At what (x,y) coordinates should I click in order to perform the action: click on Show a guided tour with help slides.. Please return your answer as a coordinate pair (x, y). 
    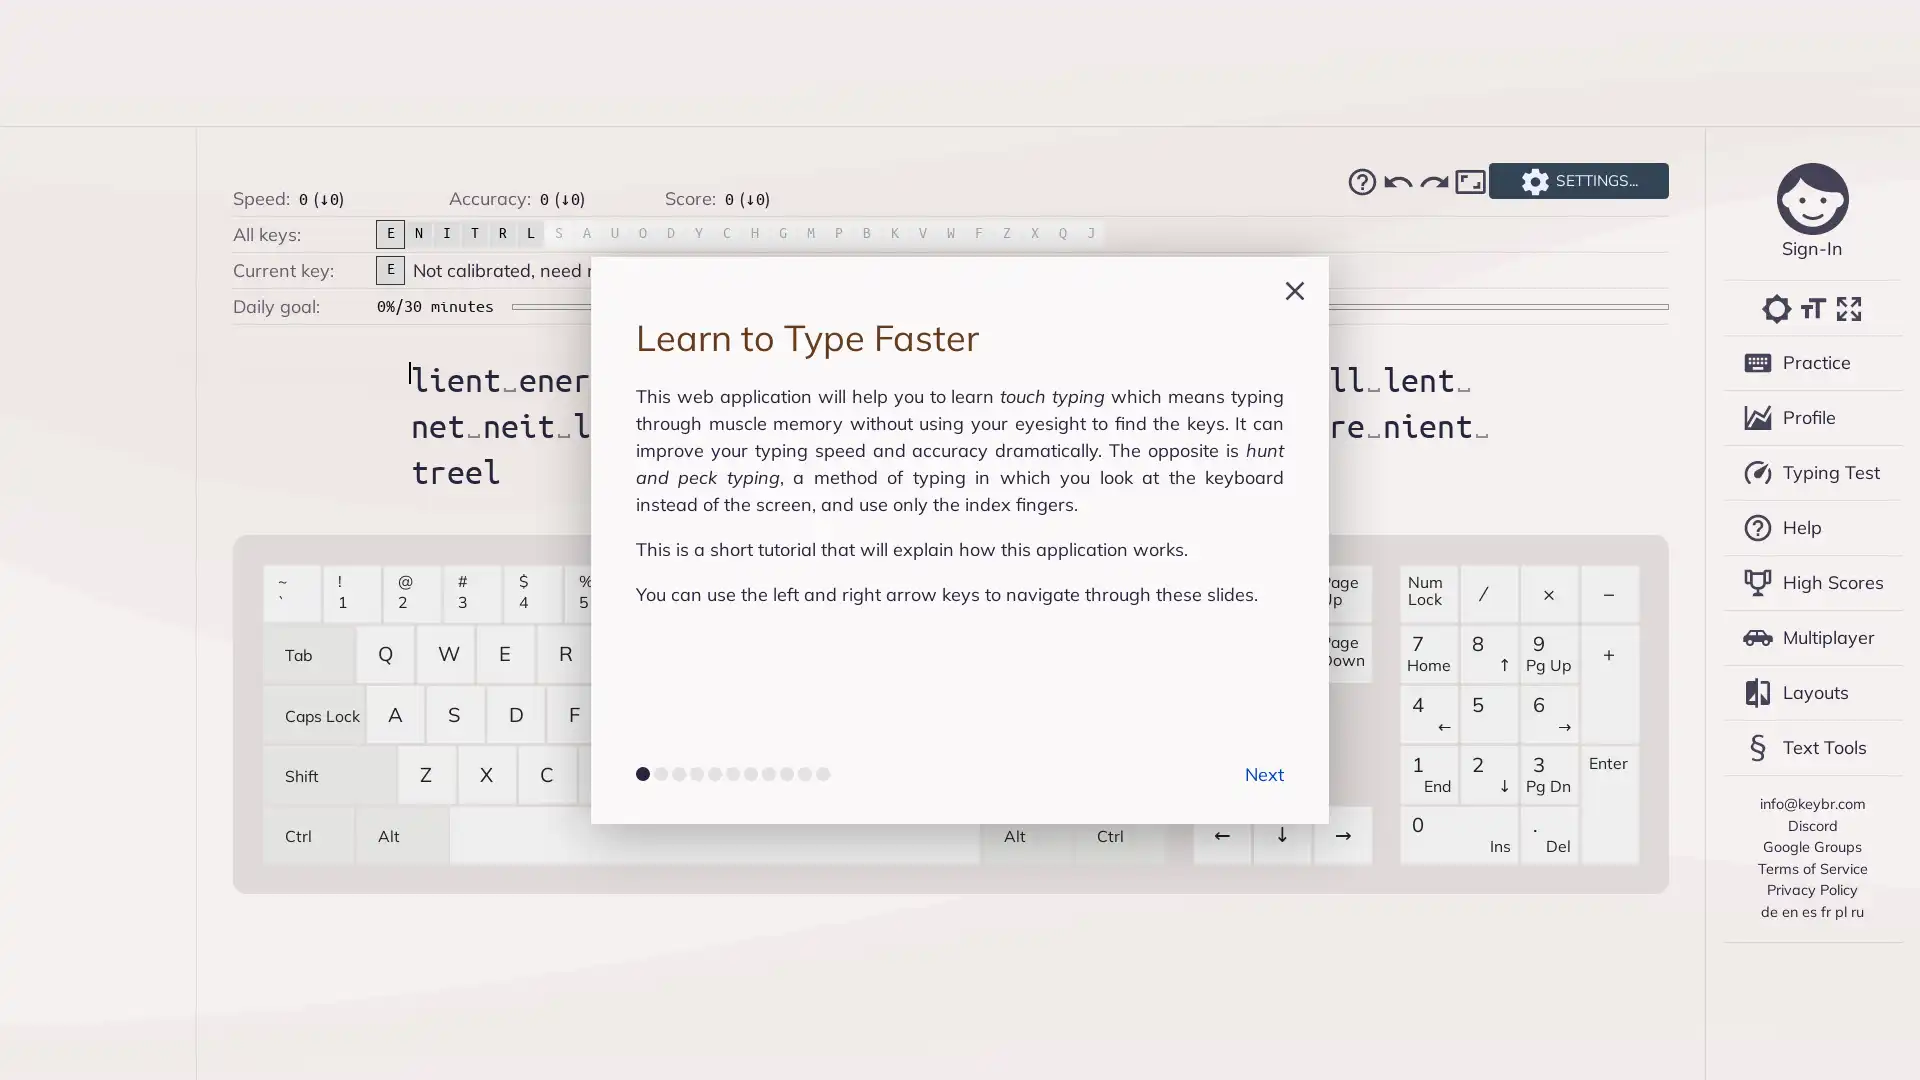
    Looking at the image, I should click on (1361, 181).